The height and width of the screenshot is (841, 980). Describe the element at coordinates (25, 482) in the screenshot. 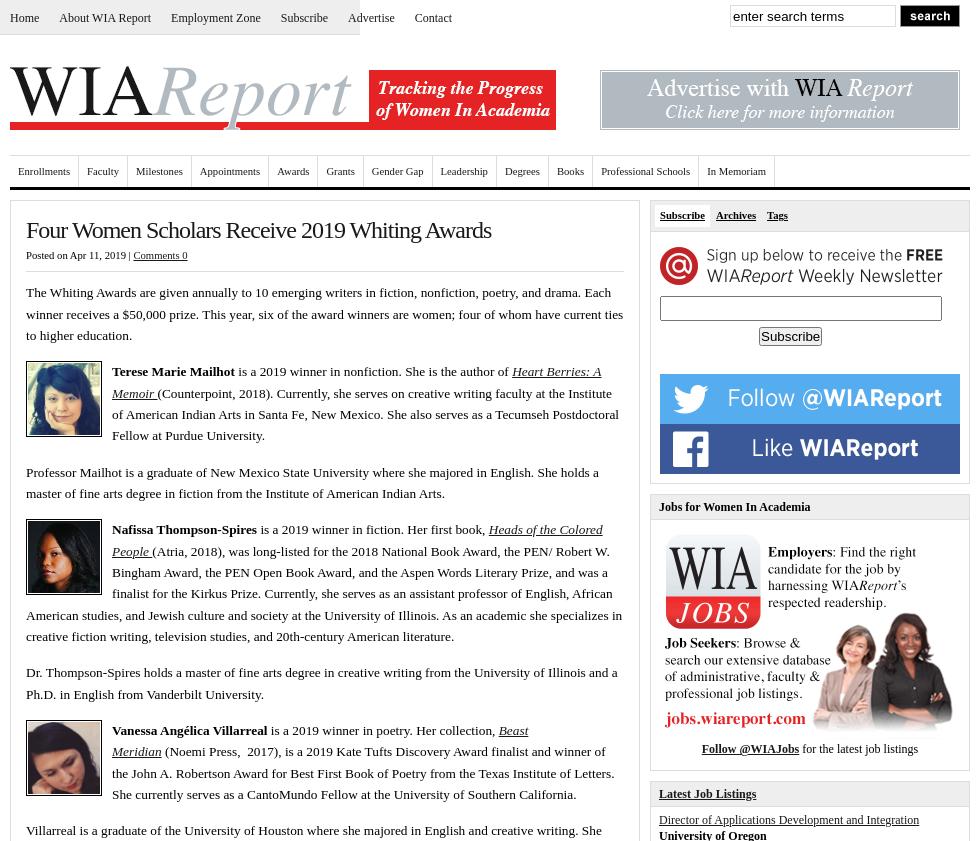

I see `'Professor Mailhot is a graduate of New Mexico State University where she majored in English. She holds a master of fine arts degree in fiction from the Institute of American Indian Arts.'` at that location.